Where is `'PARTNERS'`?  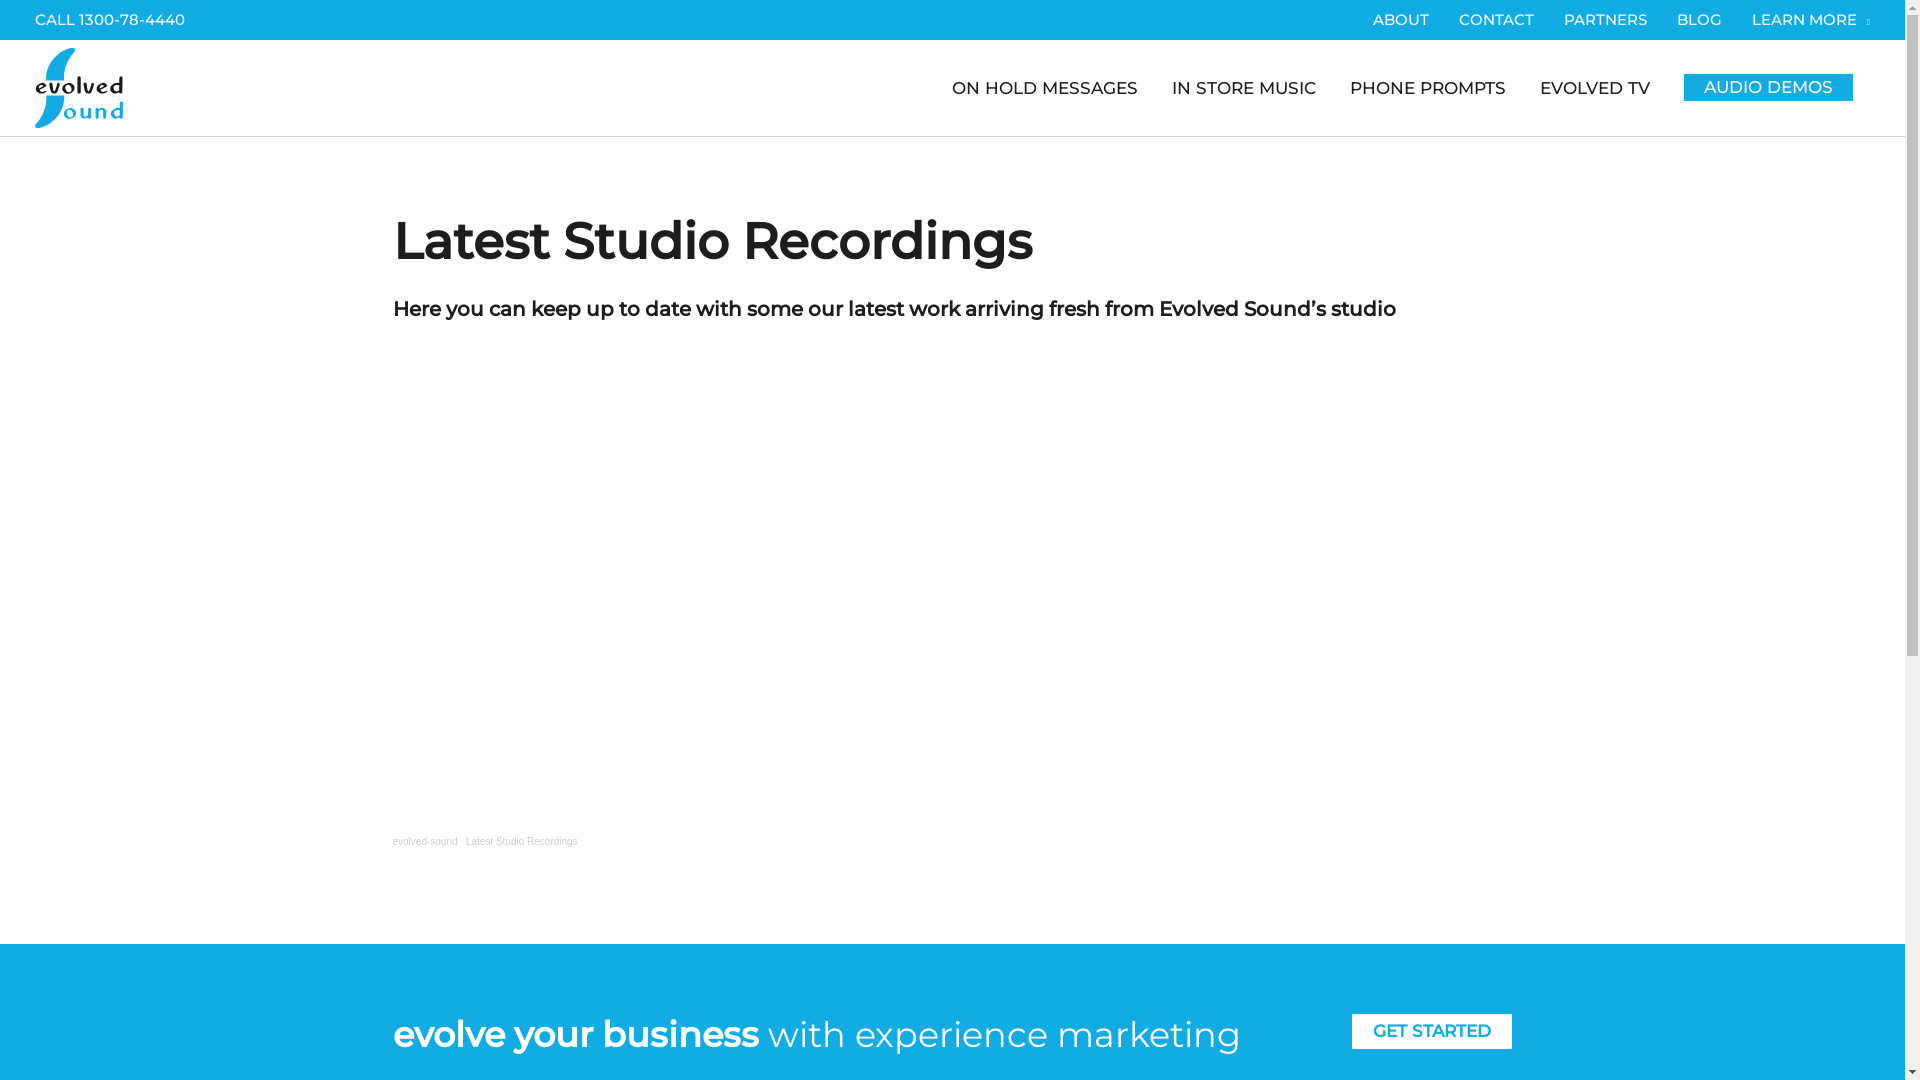 'PARTNERS' is located at coordinates (1605, 19).